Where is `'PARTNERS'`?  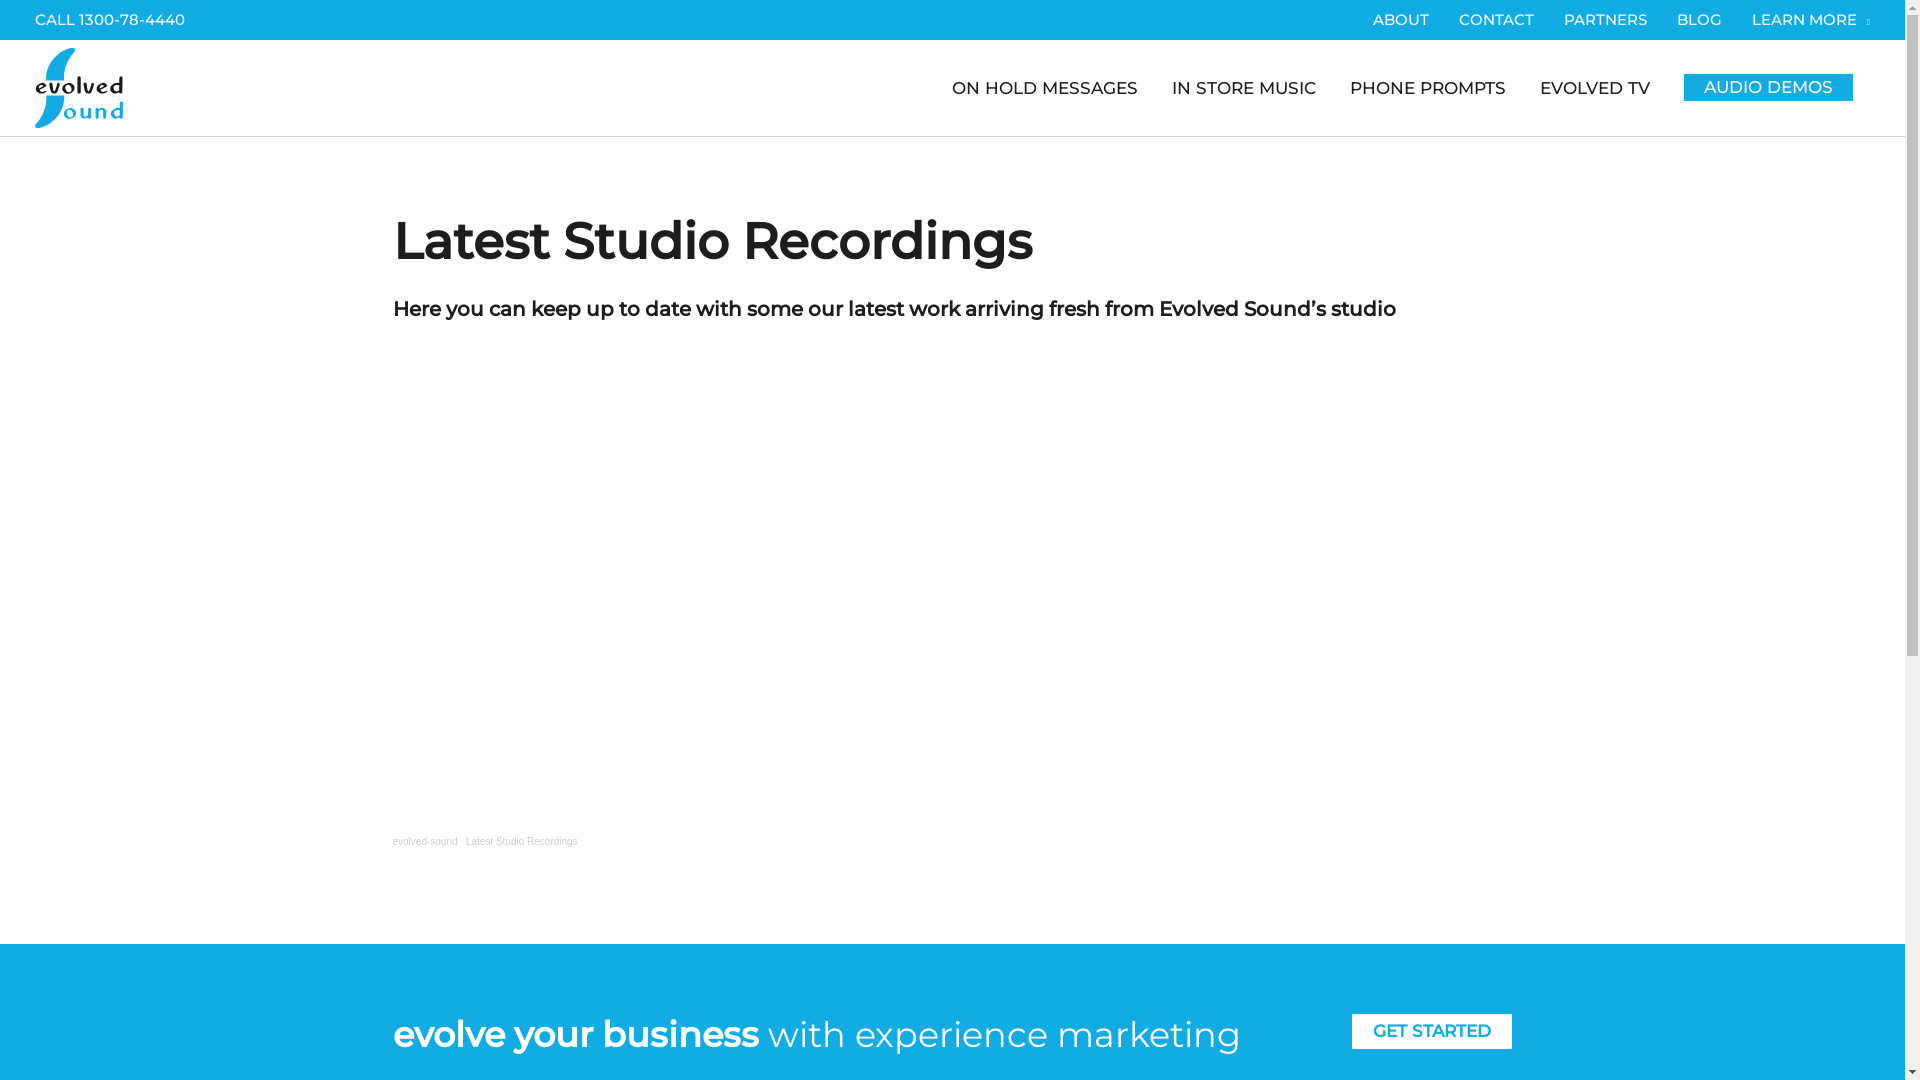 'PARTNERS' is located at coordinates (1605, 19).